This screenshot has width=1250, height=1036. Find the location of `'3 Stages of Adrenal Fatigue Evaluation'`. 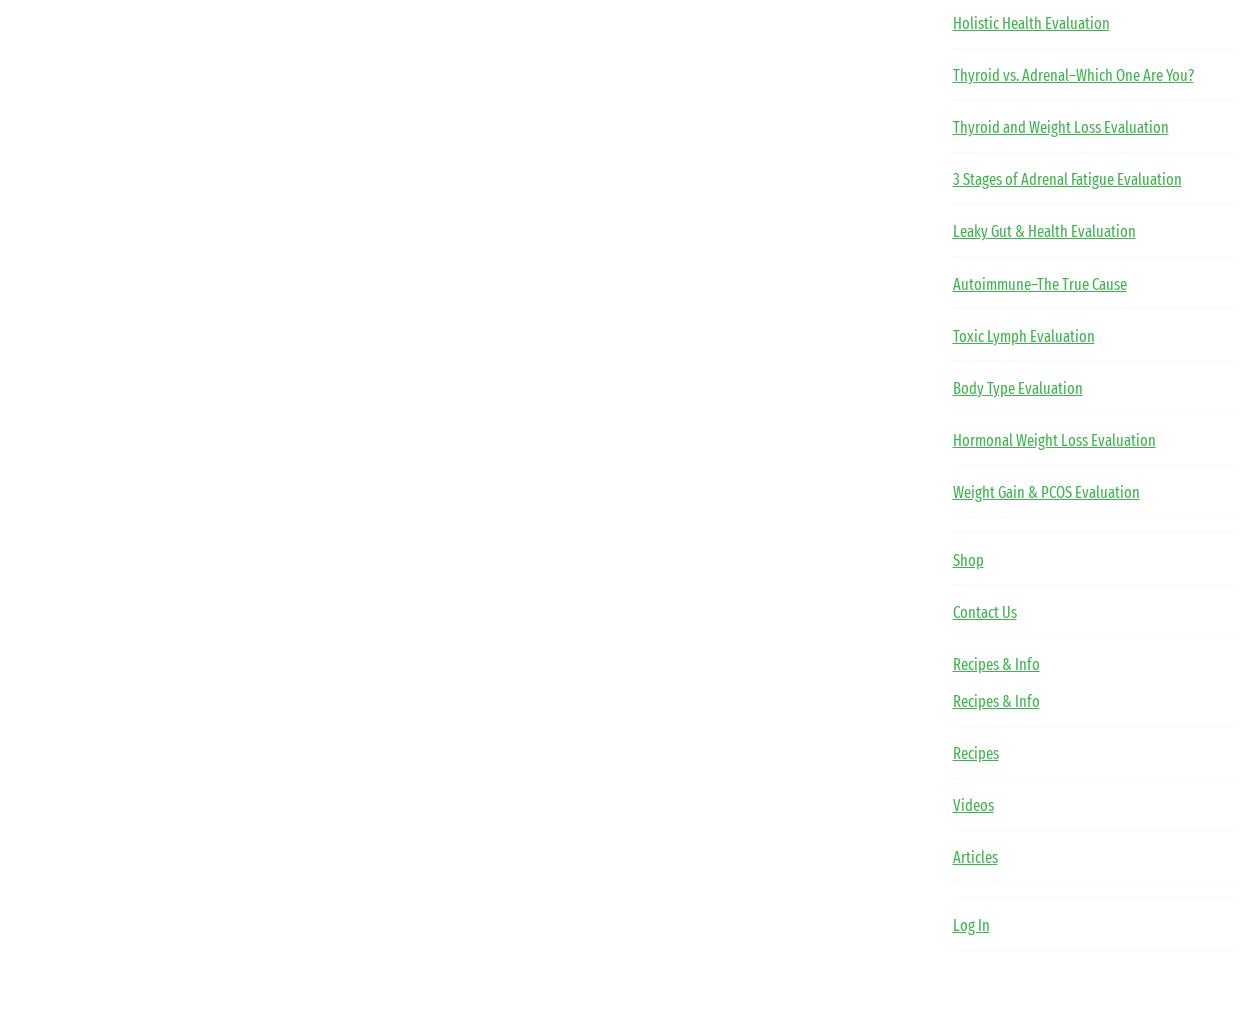

'3 Stages of Adrenal Fatigue Evaluation' is located at coordinates (1065, 179).